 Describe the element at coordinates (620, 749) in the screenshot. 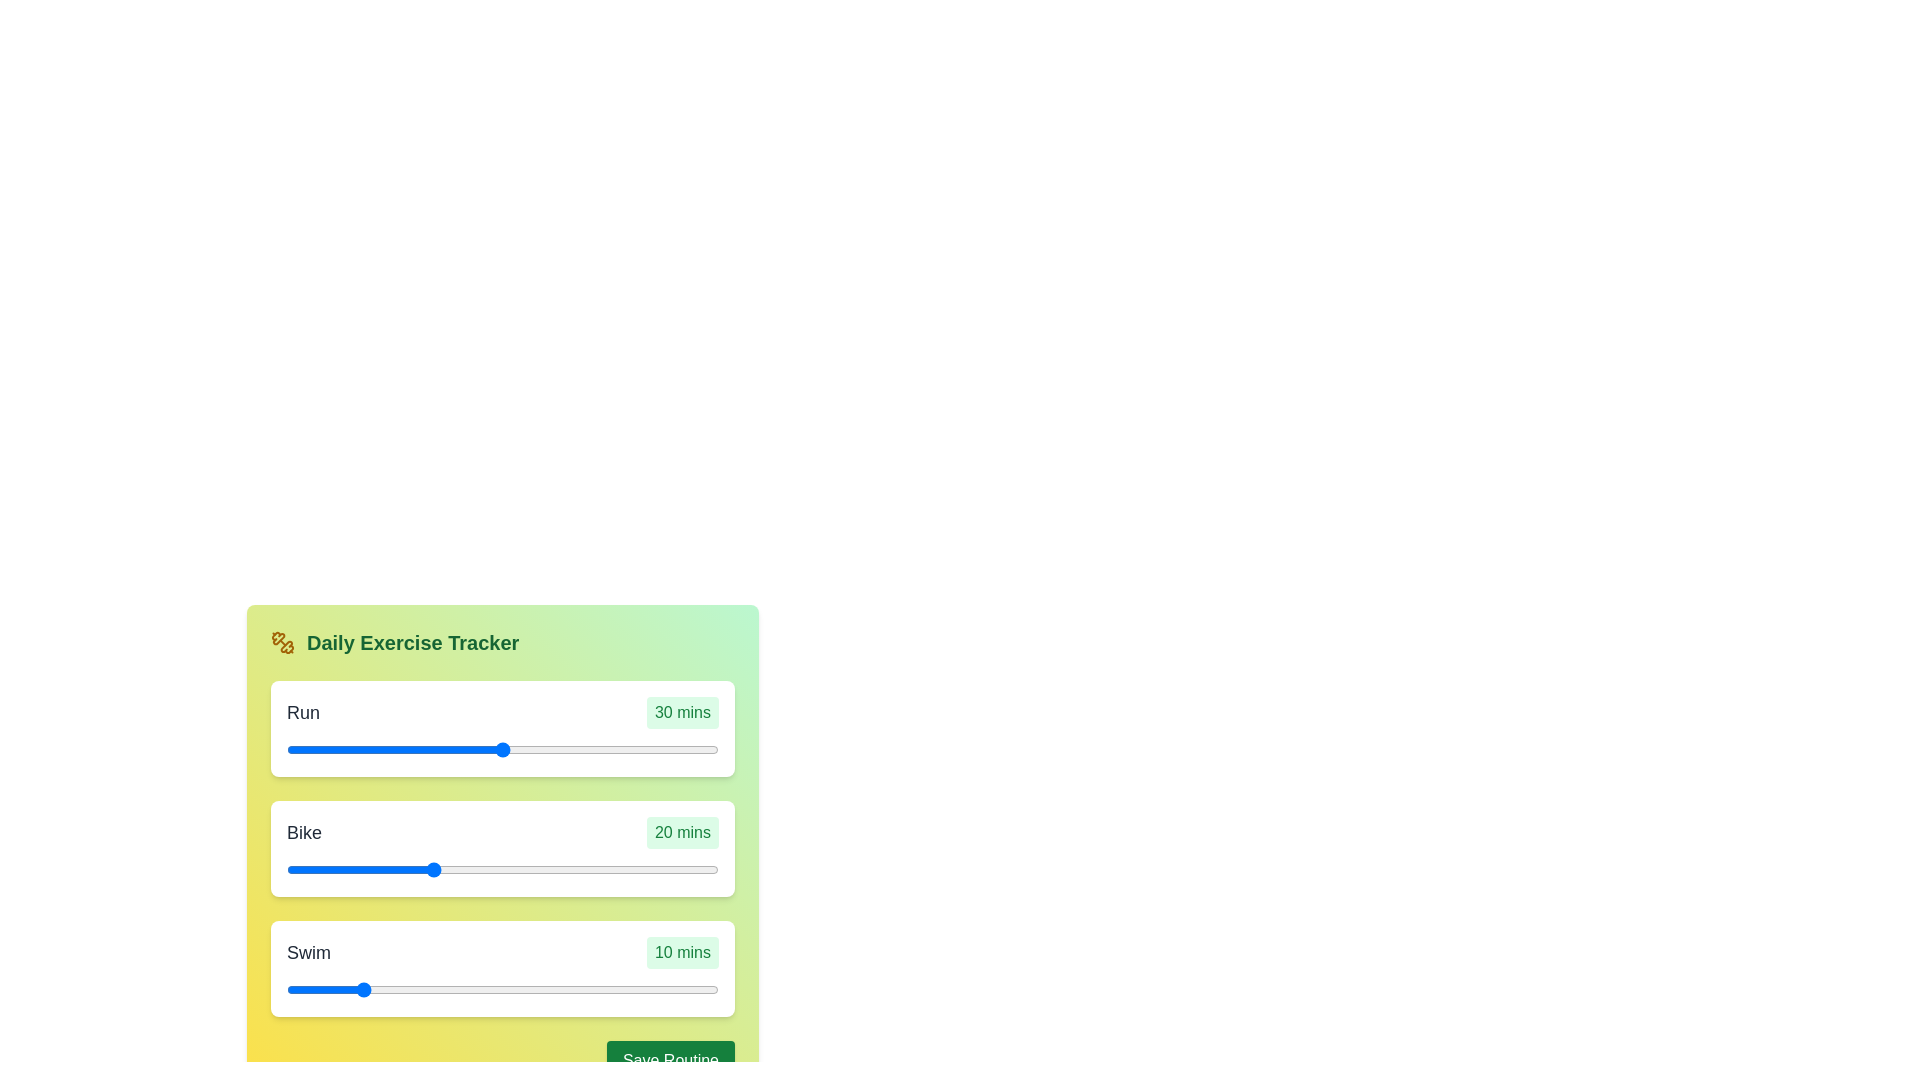

I see `the duration of the 0 slider to 33 minutes` at that location.